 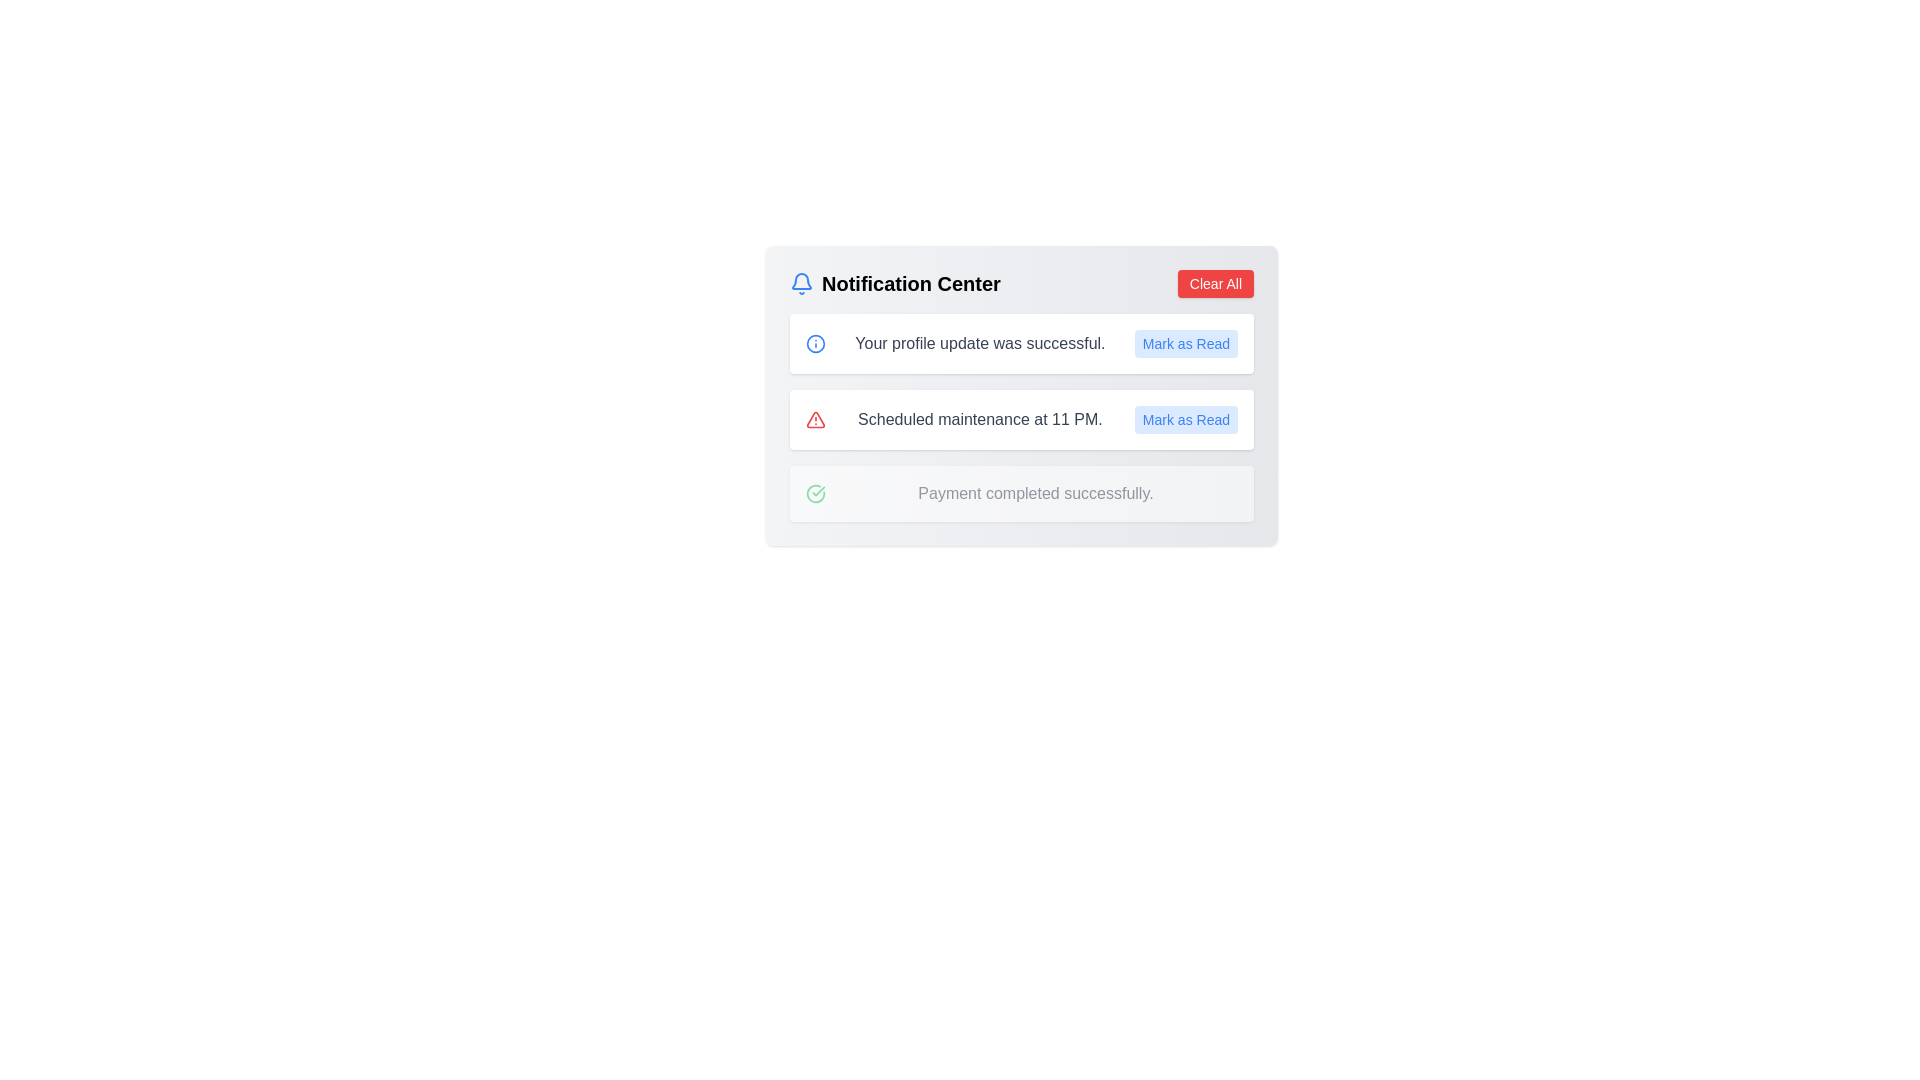 What do you see at coordinates (816, 342) in the screenshot?
I see `the informational icon located at the left edge of the notification stating 'Your profile update was successful.'` at bounding box center [816, 342].